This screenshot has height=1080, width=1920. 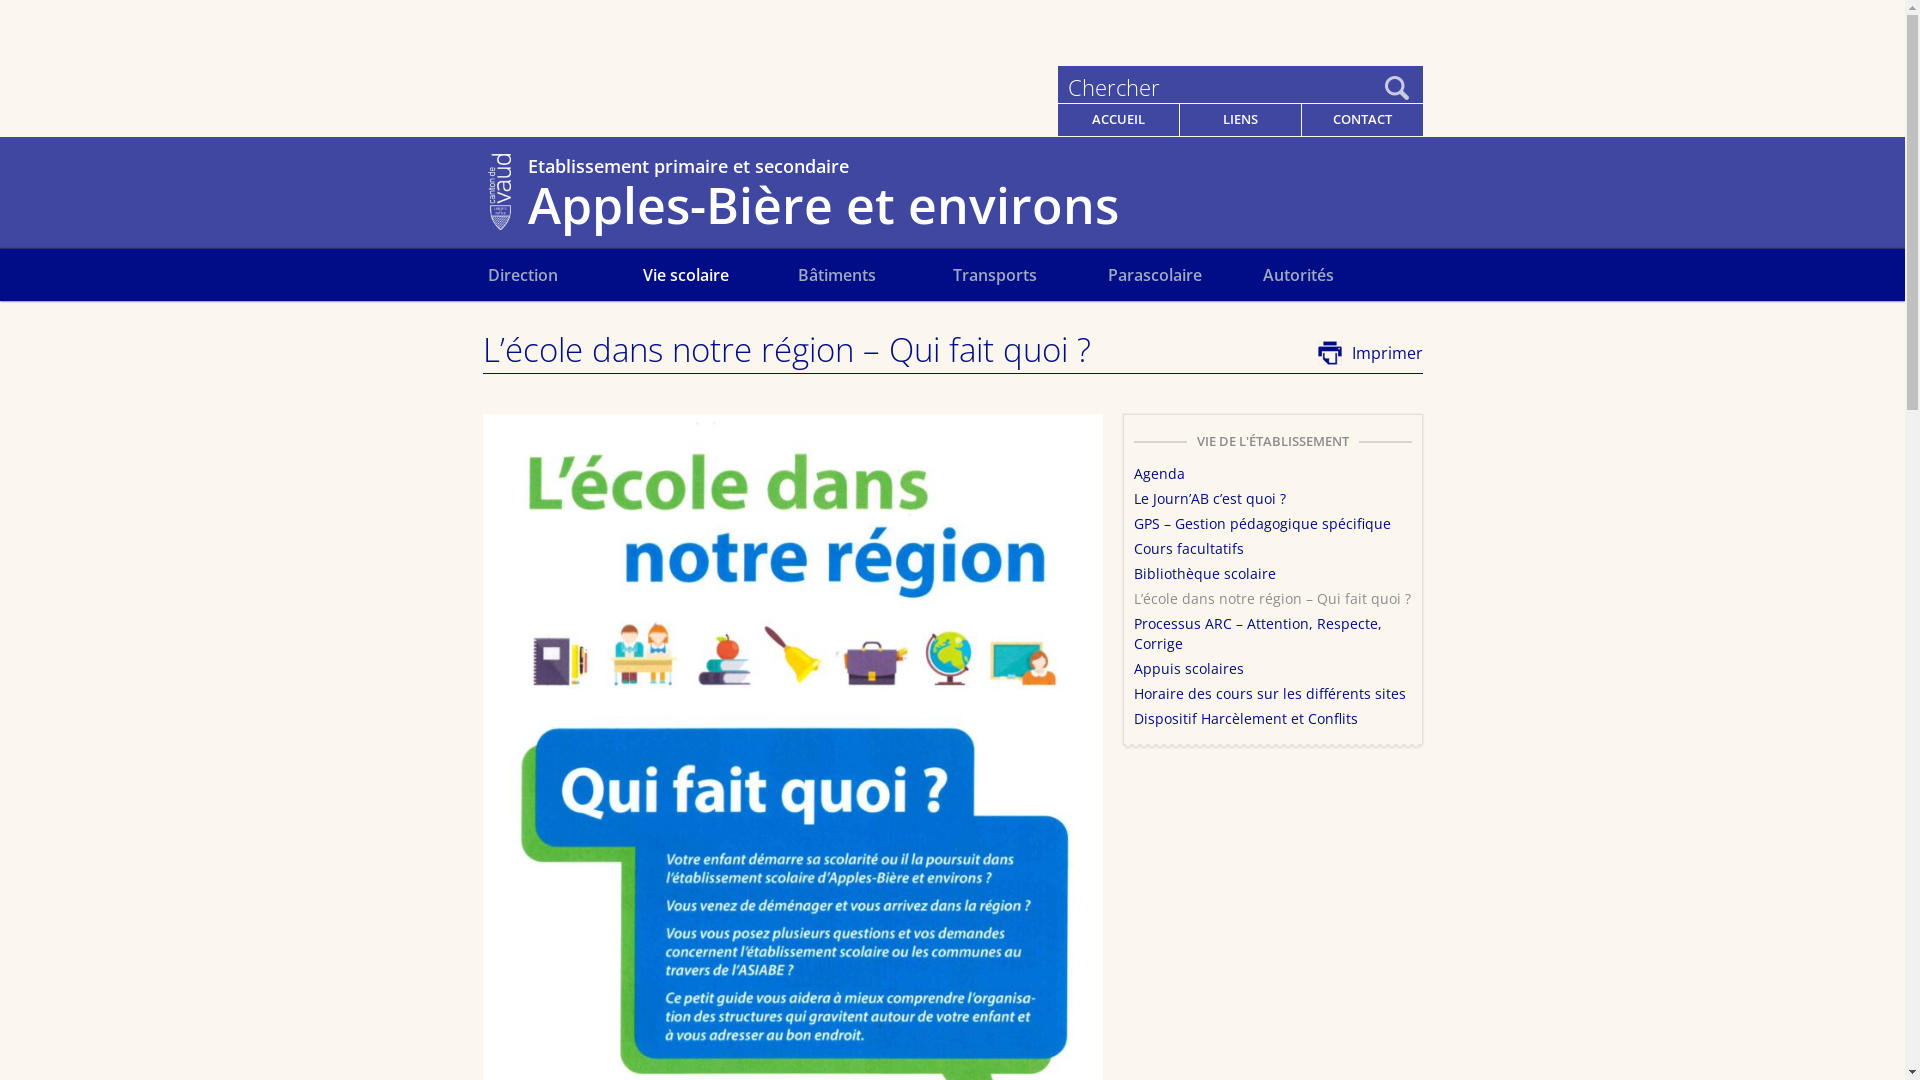 I want to click on 'CONTACT', so click(x=1361, y=119).